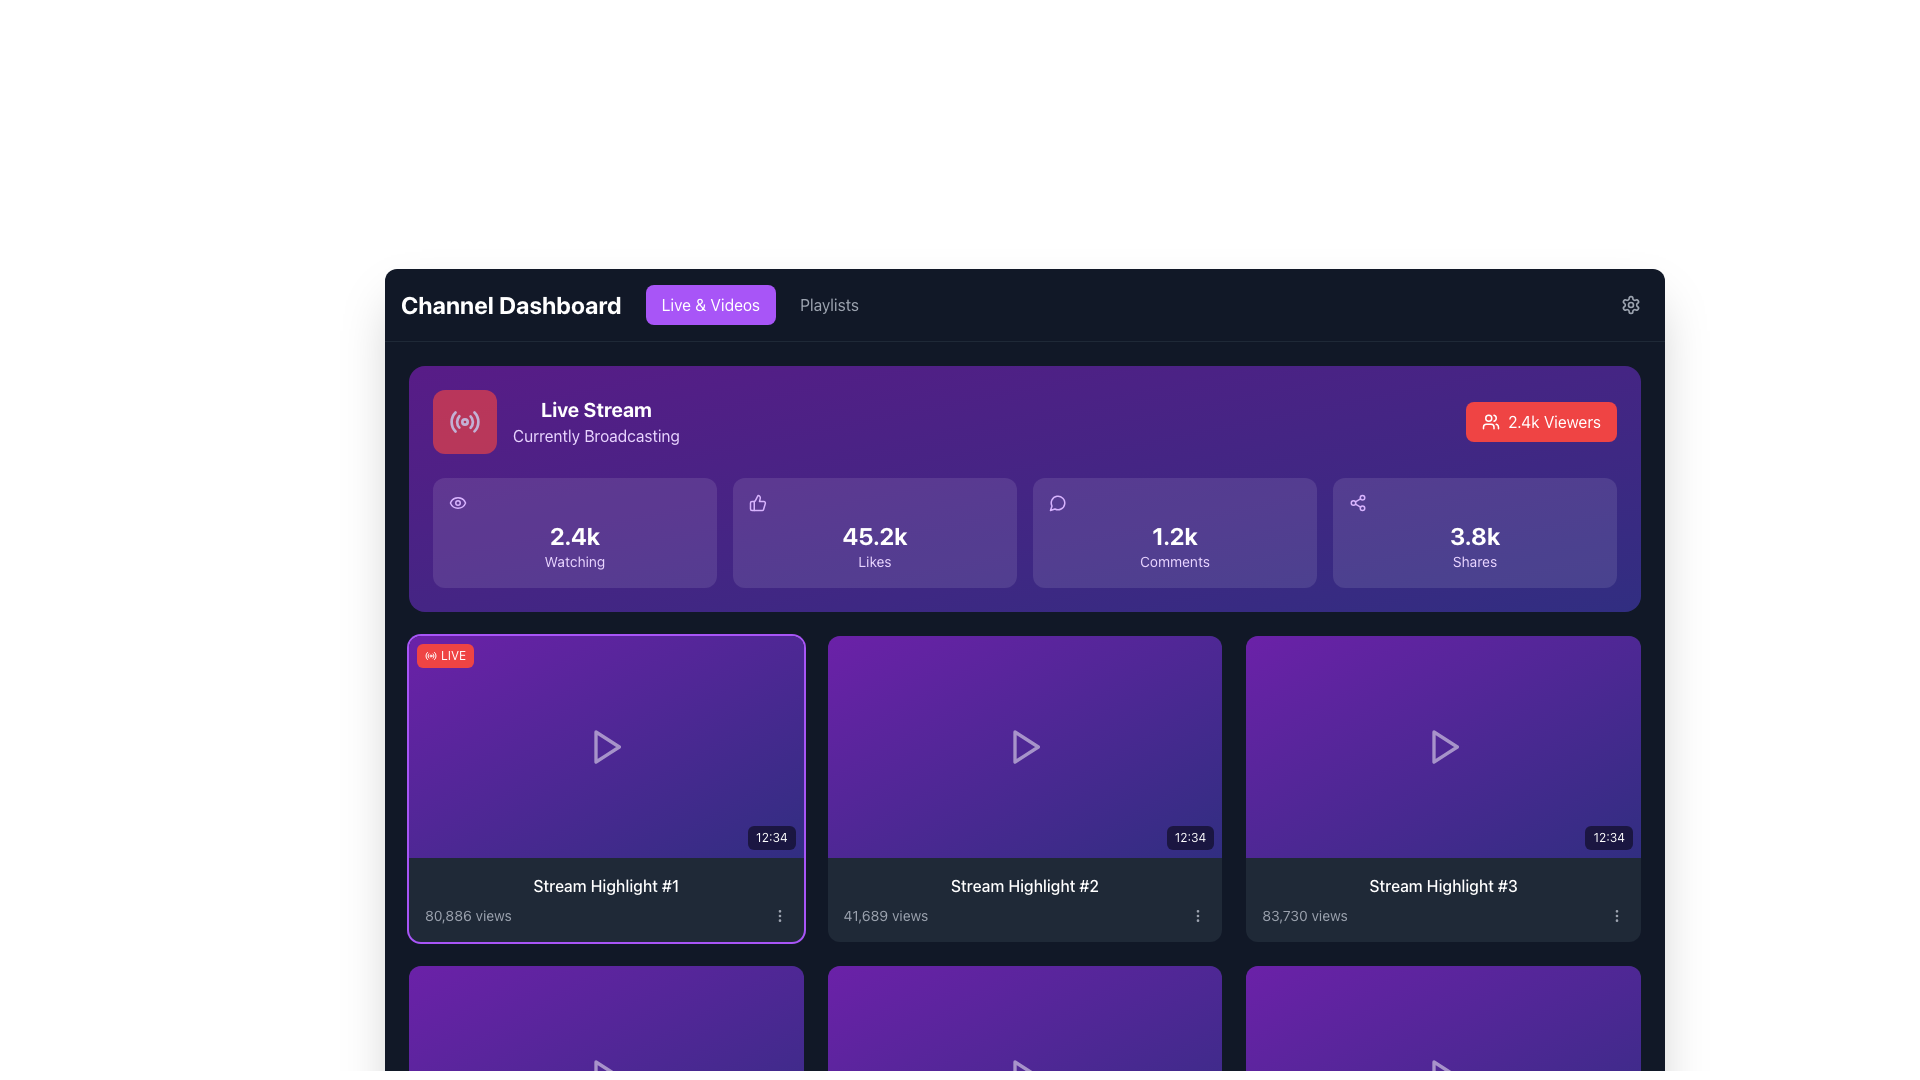  I want to click on the text label that provides descriptive information about a media item, located in the bottom section of a rectangular card in the grid layout, specifically the third card in the second row, so click(1443, 898).